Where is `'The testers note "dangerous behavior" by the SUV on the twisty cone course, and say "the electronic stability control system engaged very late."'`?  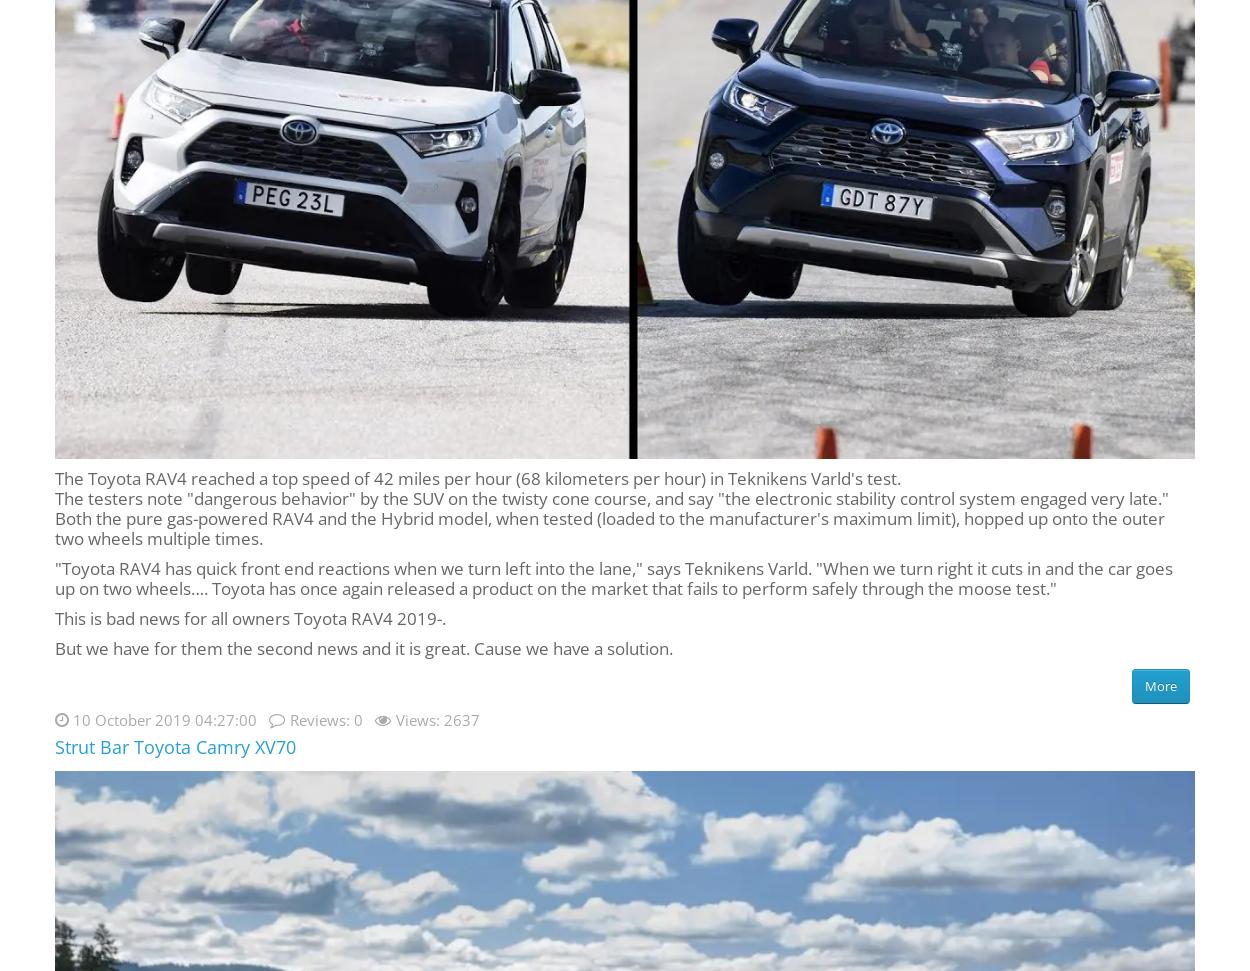
'The testers note "dangerous behavior" by the SUV on the twisty cone course, and say "the electronic stability control system engaged very late."' is located at coordinates (611, 496).